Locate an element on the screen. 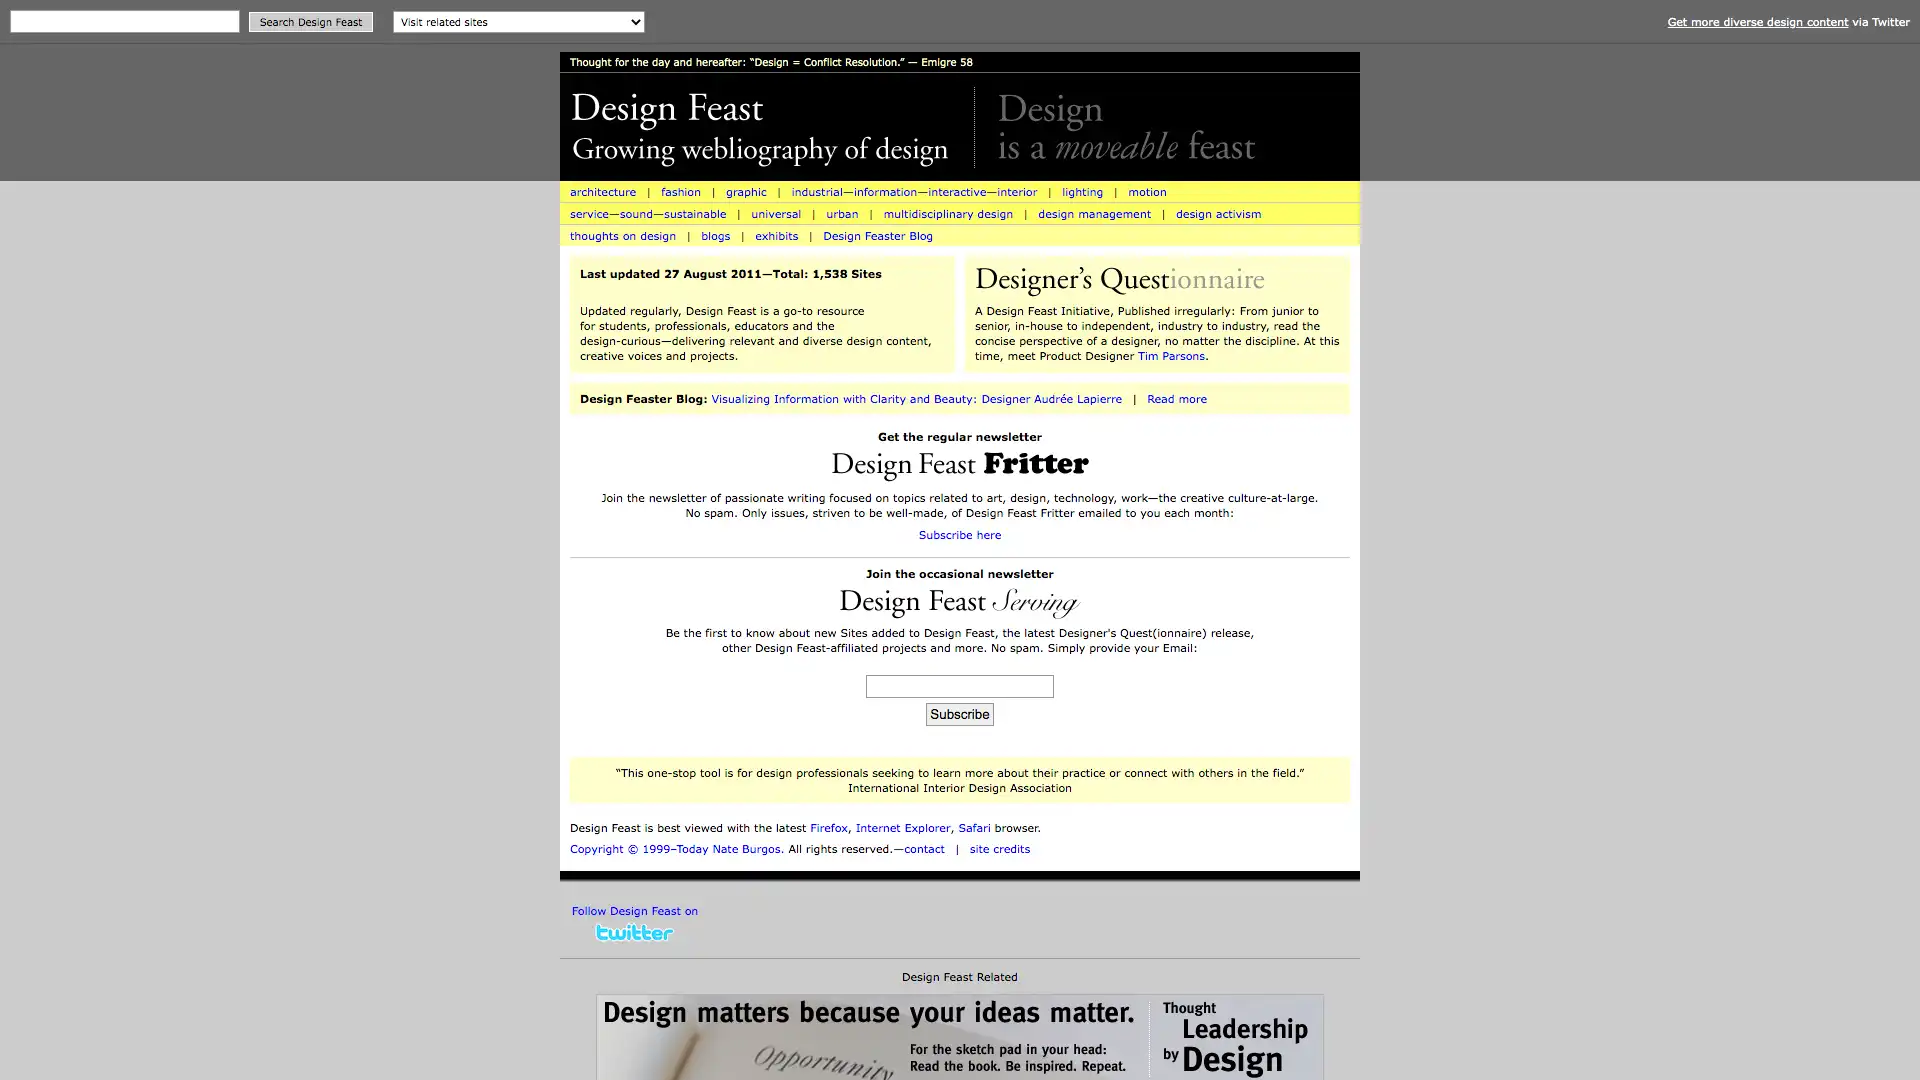 The image size is (1920, 1080). Subscribe is located at coordinates (958, 713).